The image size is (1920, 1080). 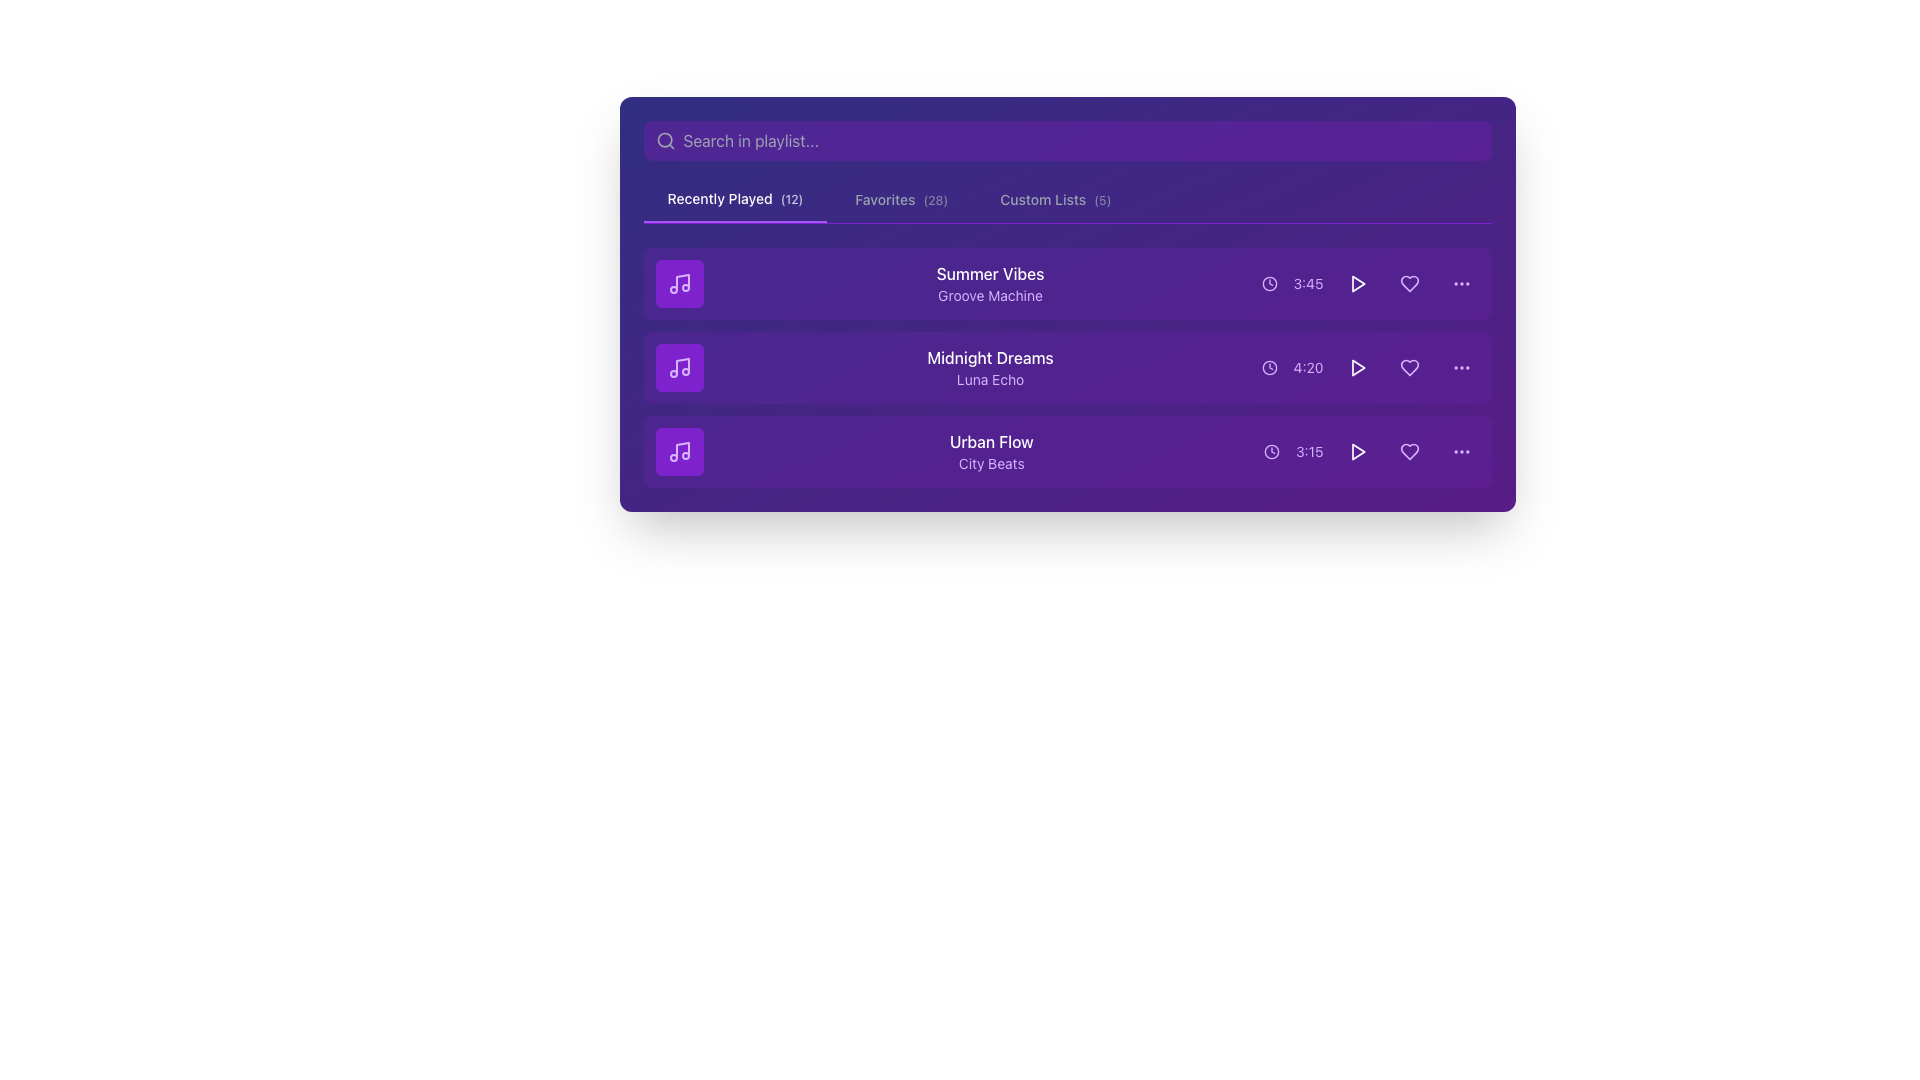 I want to click on the circular lens part of the search icon, which is an SVG graphical component located in the left section of the search bar at the top of the interface, so click(x=664, y=139).